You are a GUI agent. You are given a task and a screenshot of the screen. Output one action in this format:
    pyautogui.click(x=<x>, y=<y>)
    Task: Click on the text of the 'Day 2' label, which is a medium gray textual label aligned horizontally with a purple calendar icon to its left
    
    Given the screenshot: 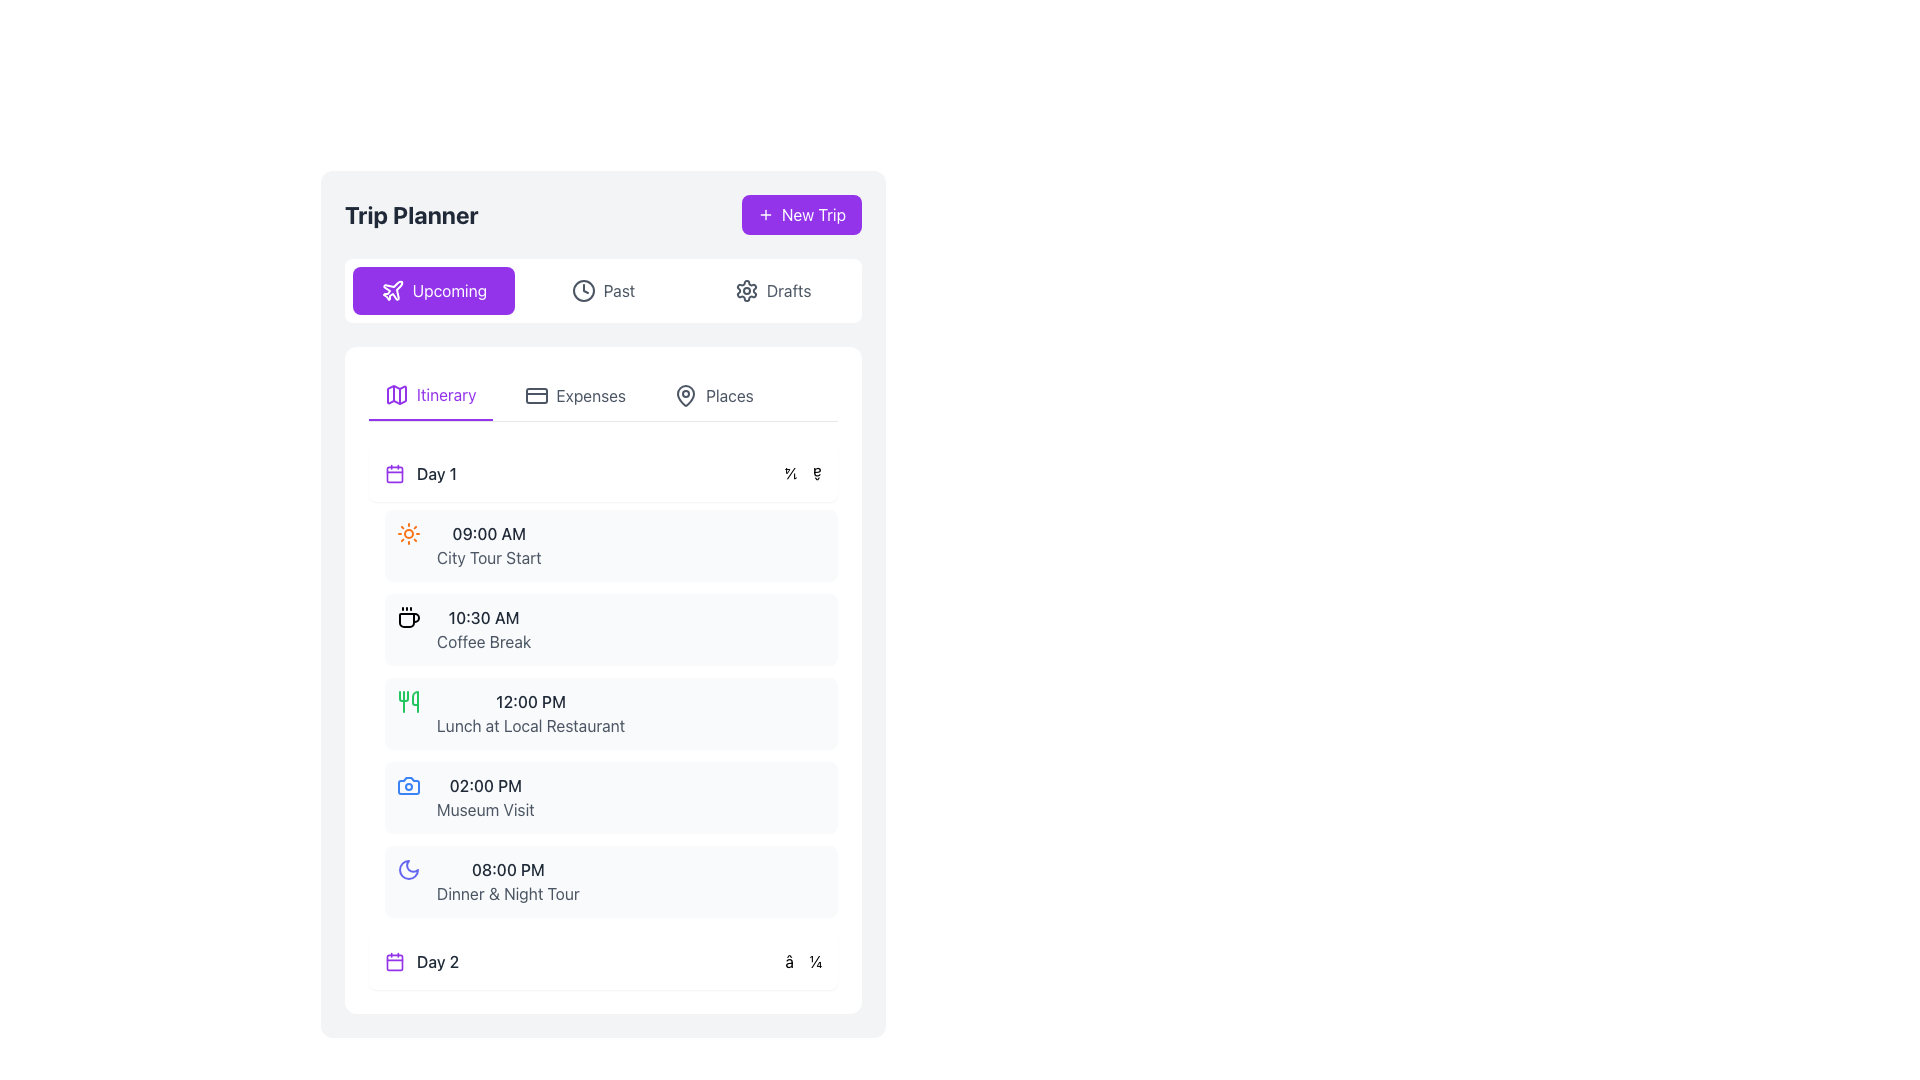 What is the action you would take?
    pyautogui.click(x=437, y=960)
    